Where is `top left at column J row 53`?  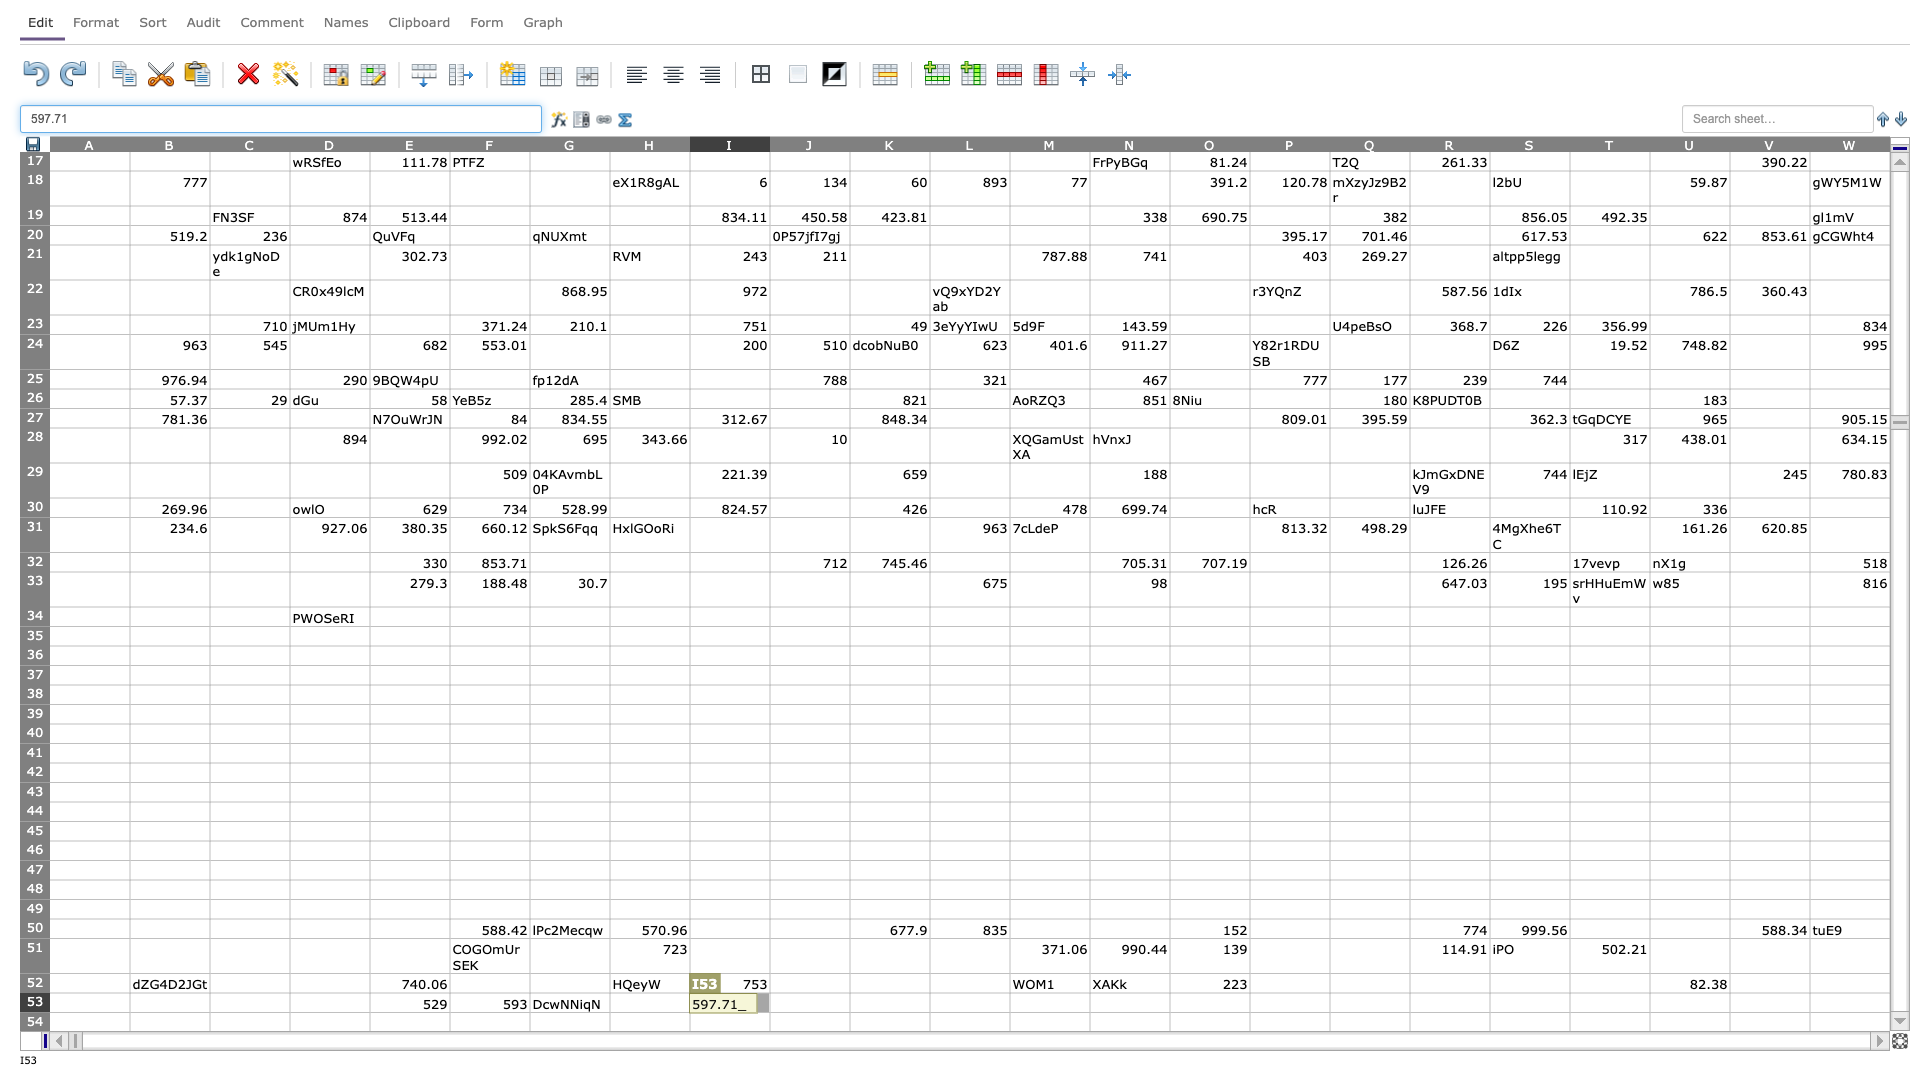
top left at column J row 53 is located at coordinates (768, 992).